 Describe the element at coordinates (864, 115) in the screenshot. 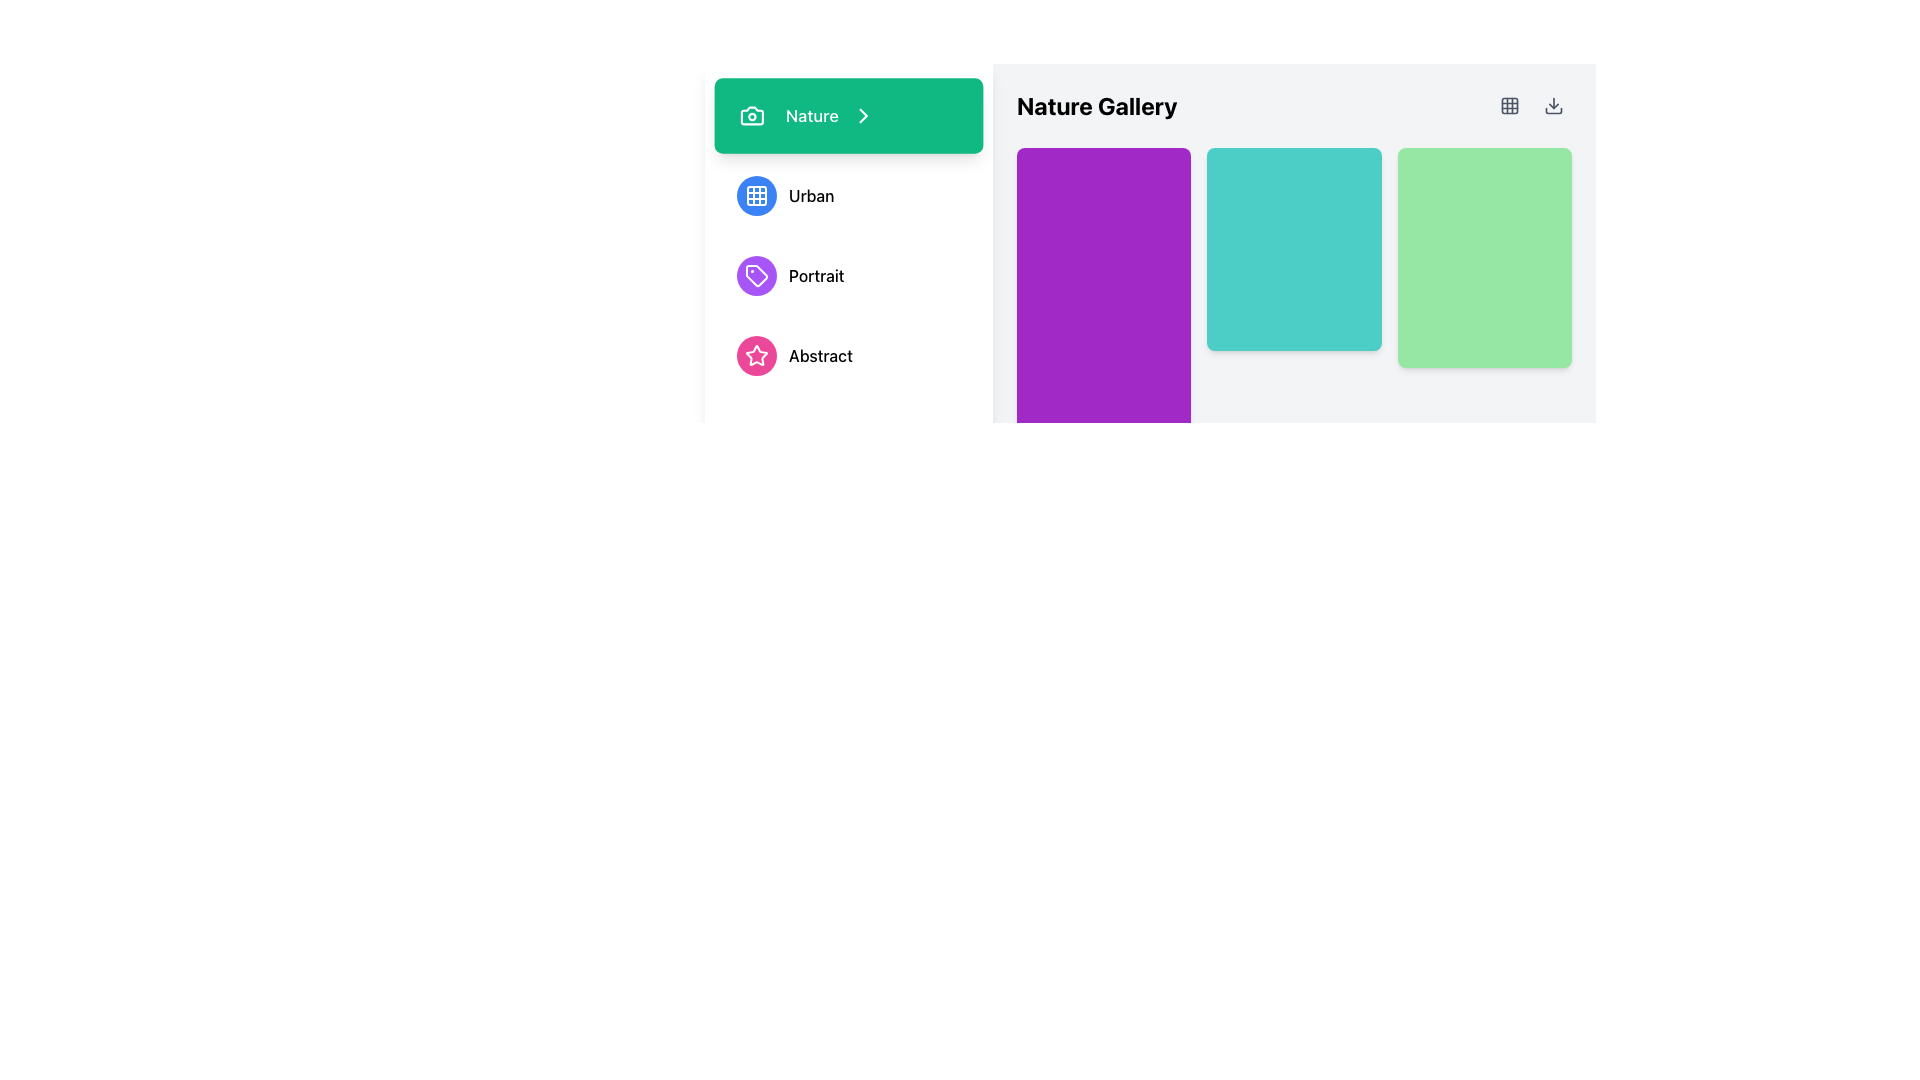

I see `the Chevron icon located to the far right of the 'Nature' text, which serves as an indicator for navigation or continuation` at that location.